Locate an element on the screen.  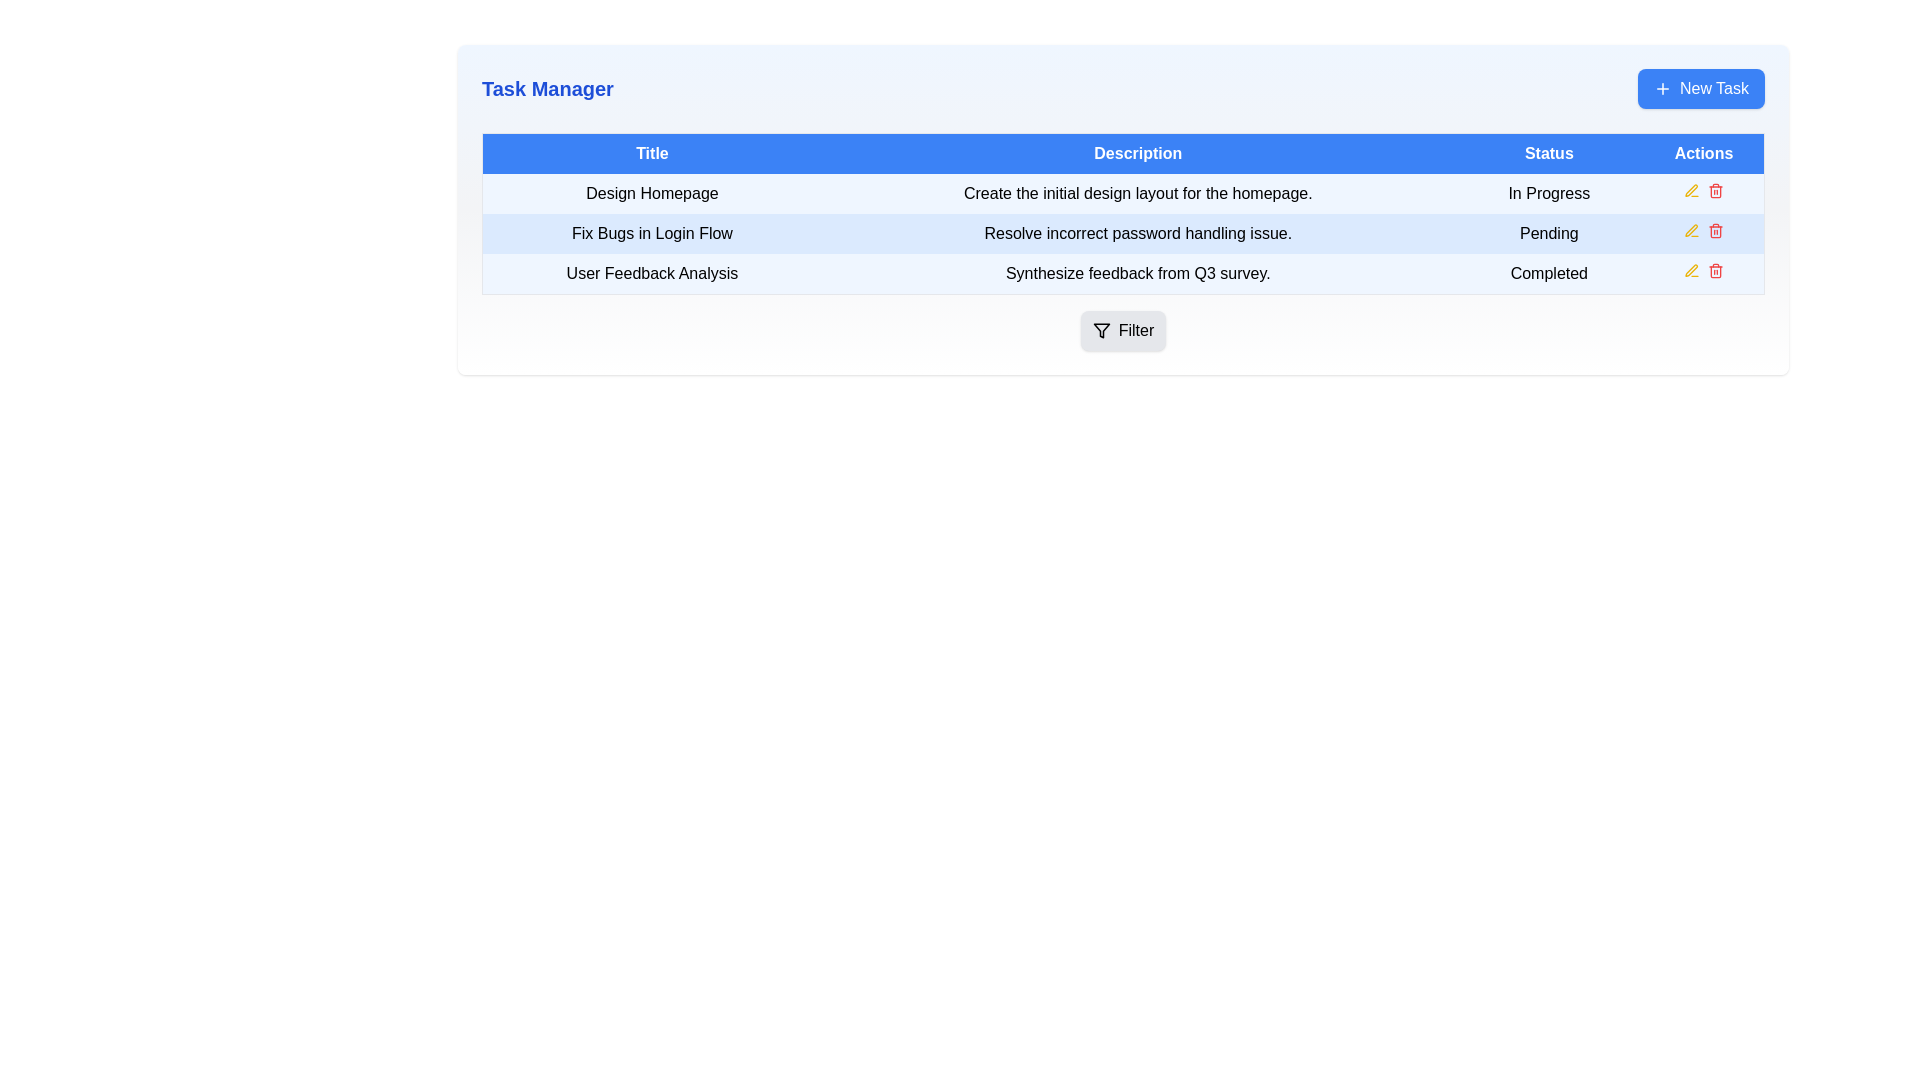
the 'Filter' button with a funnel icon located at the bottom-right corner of the task list interface is located at coordinates (1123, 330).